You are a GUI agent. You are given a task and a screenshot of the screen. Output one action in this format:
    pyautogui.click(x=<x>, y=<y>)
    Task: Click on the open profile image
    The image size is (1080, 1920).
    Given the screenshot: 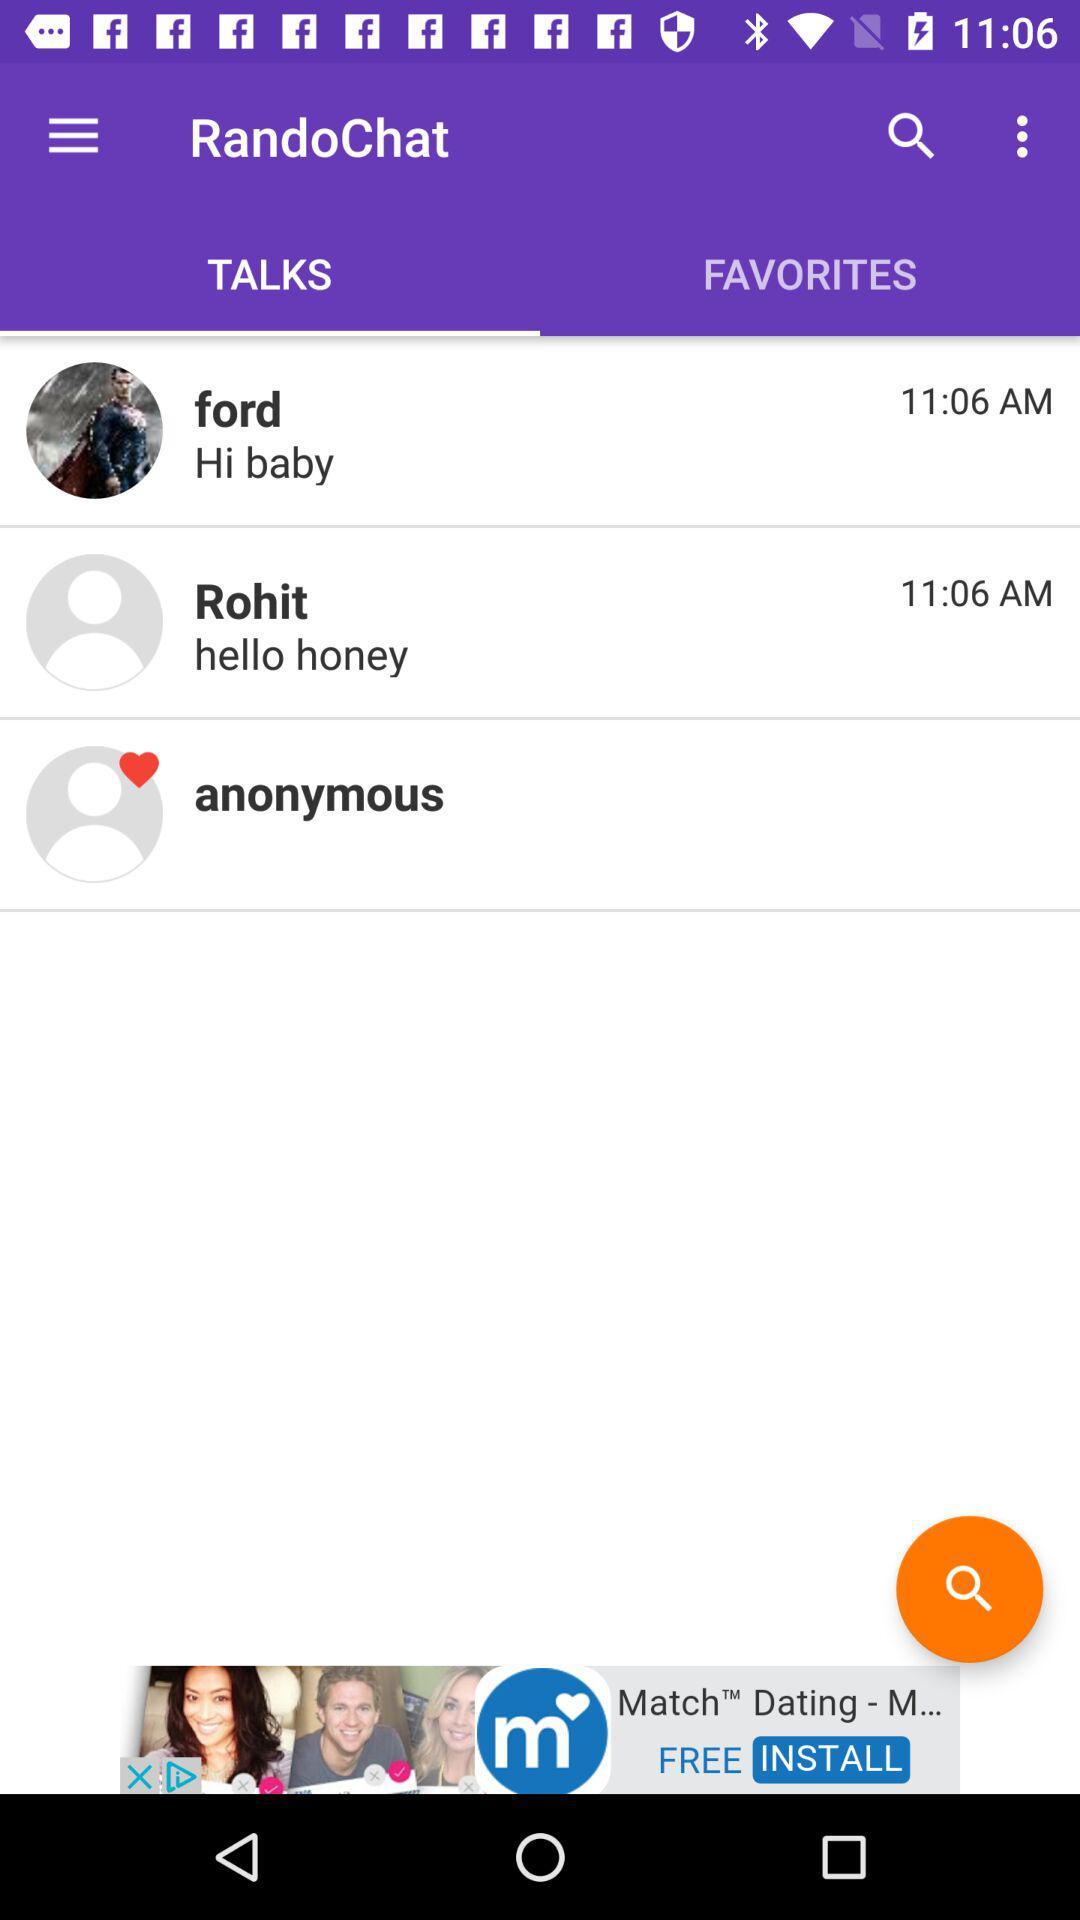 What is the action you would take?
    pyautogui.click(x=94, y=429)
    